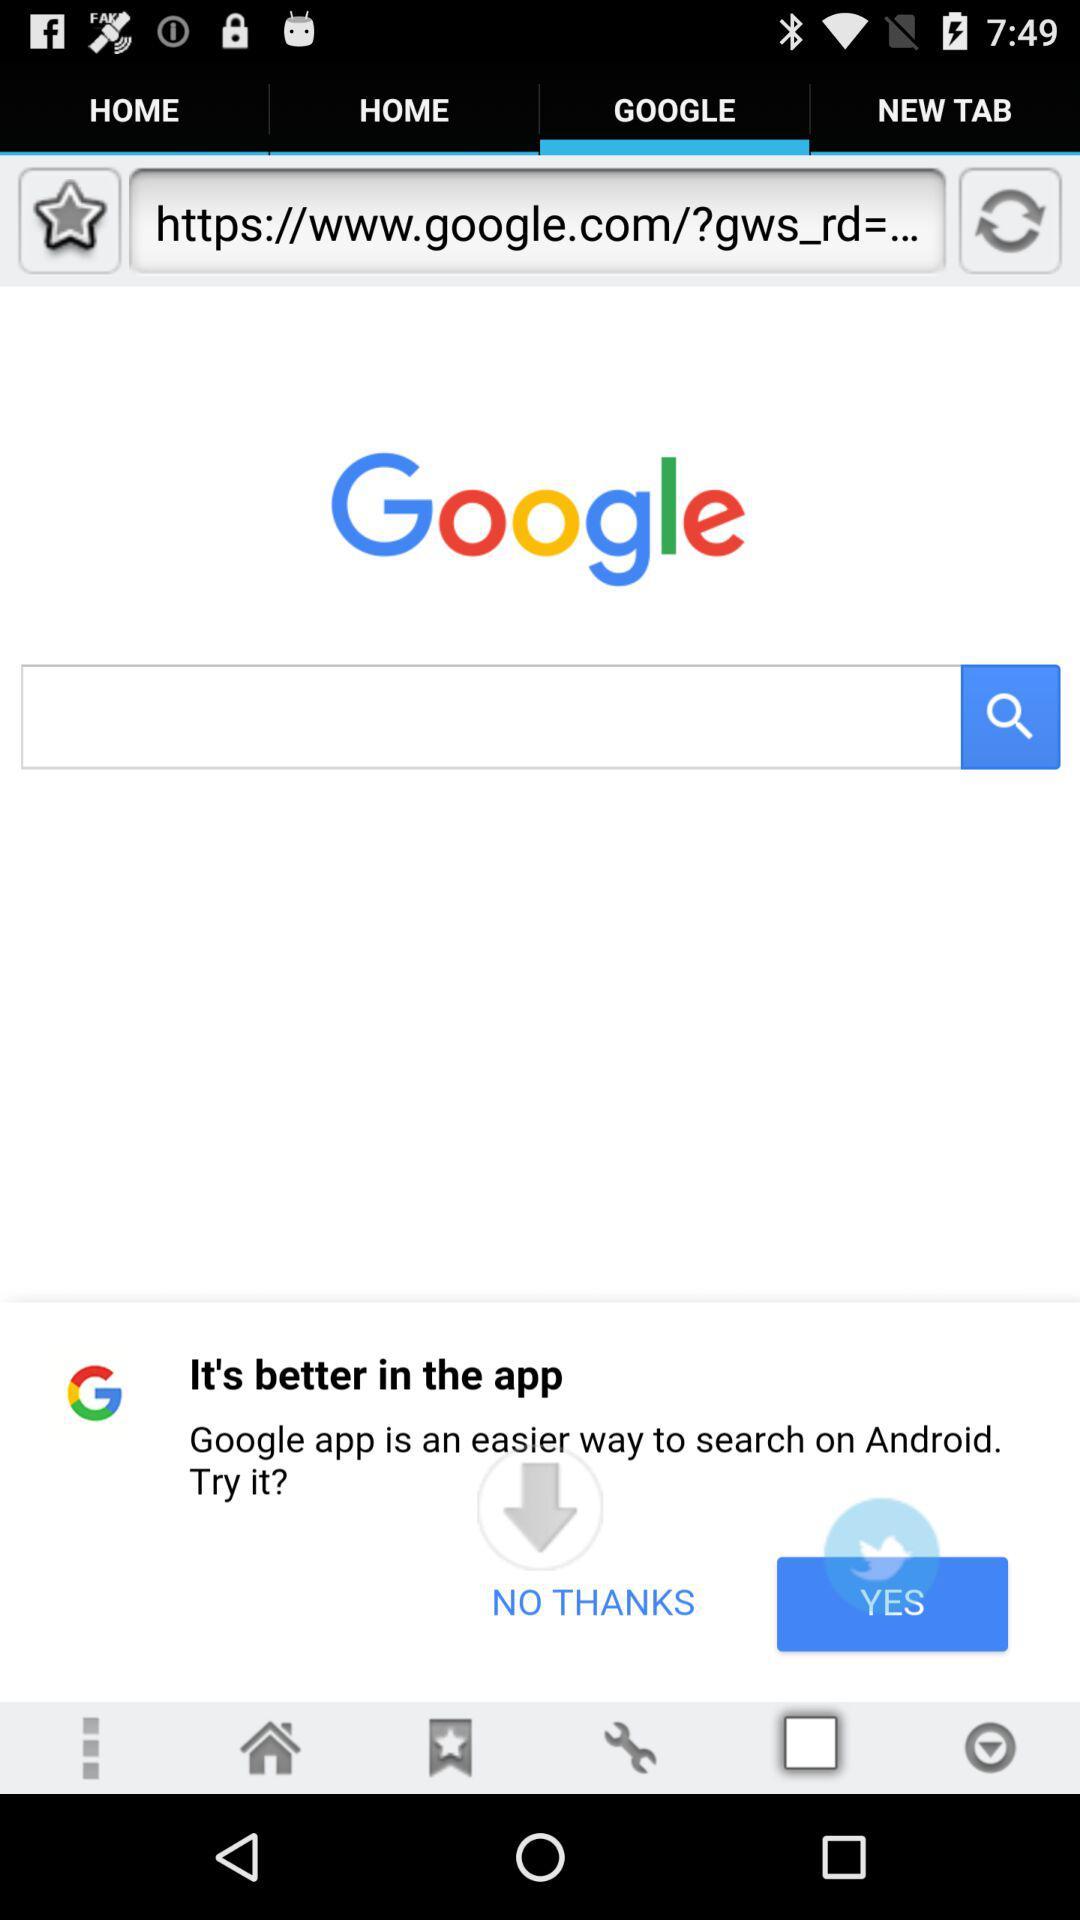 This screenshot has width=1080, height=1920. I want to click on painater, so click(628, 1746).